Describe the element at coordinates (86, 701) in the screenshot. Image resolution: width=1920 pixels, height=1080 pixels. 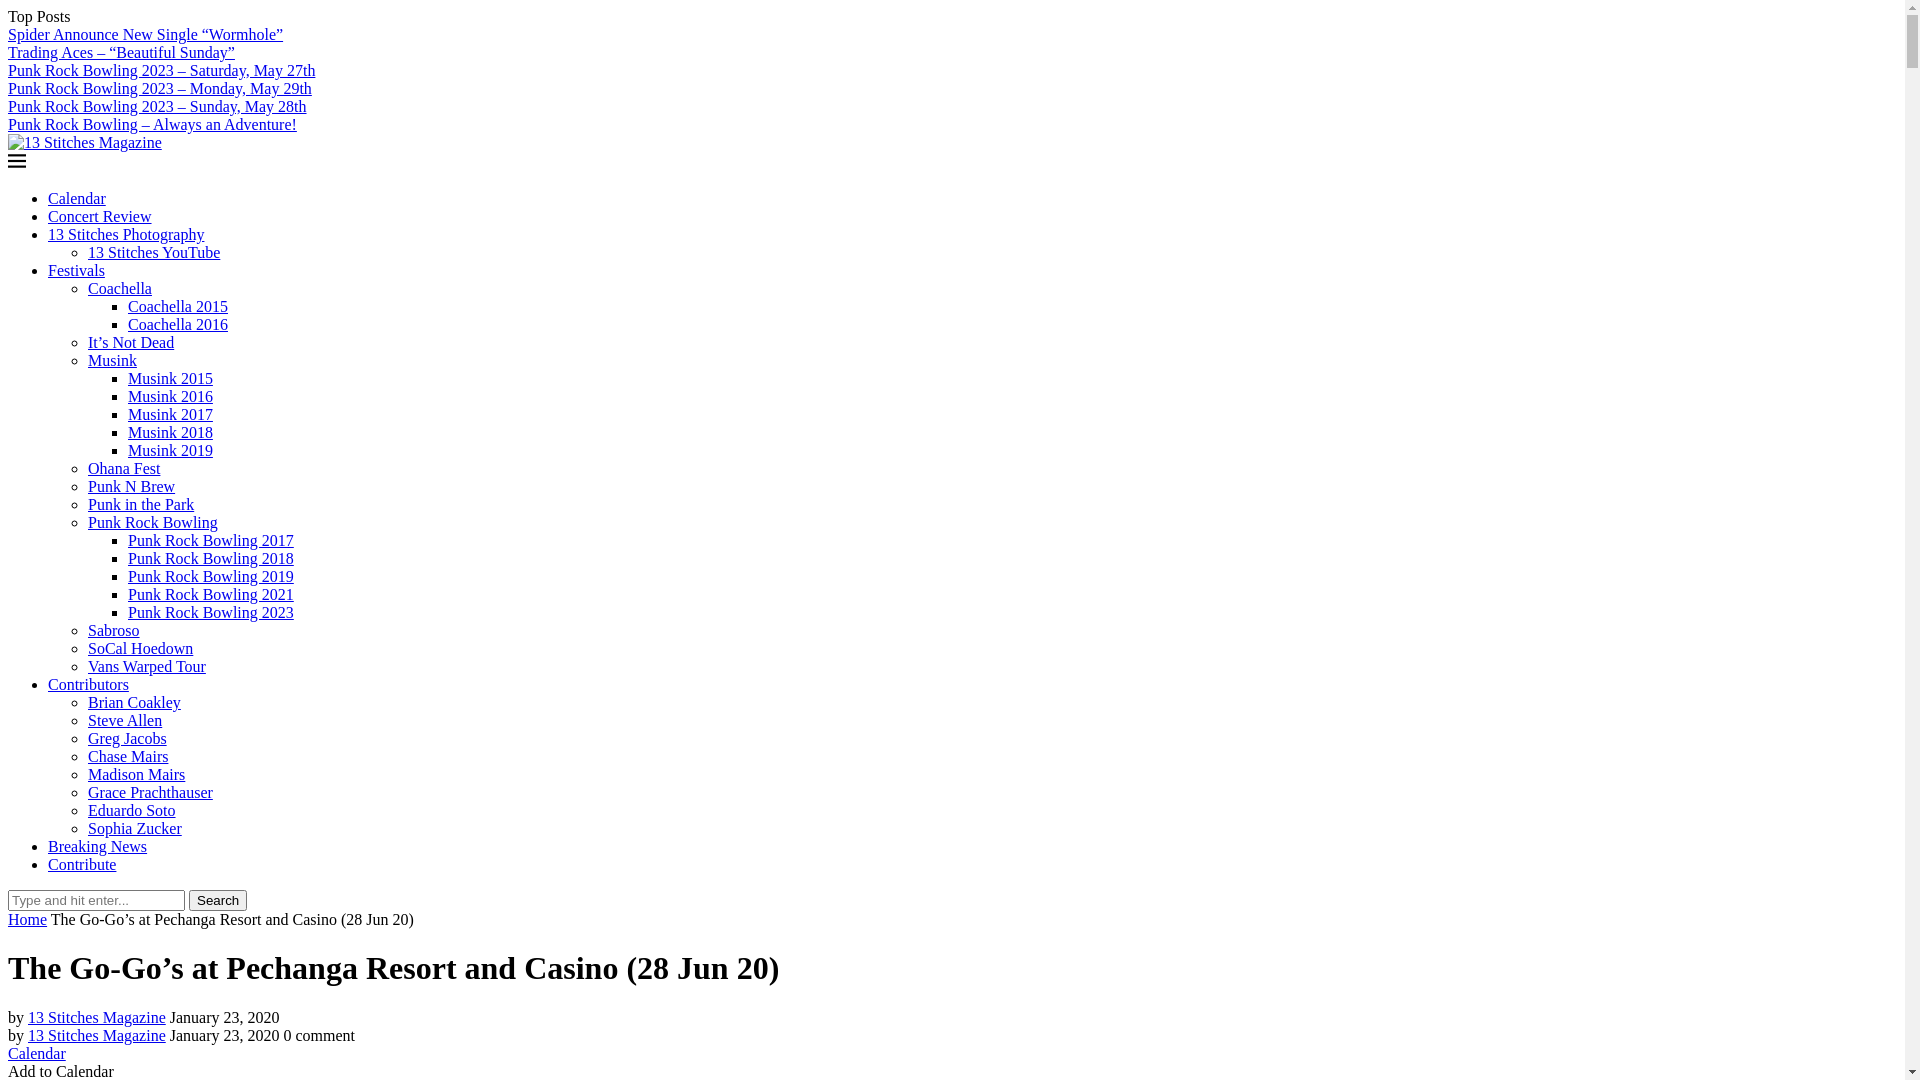
I see `'Brian Coakley'` at that location.